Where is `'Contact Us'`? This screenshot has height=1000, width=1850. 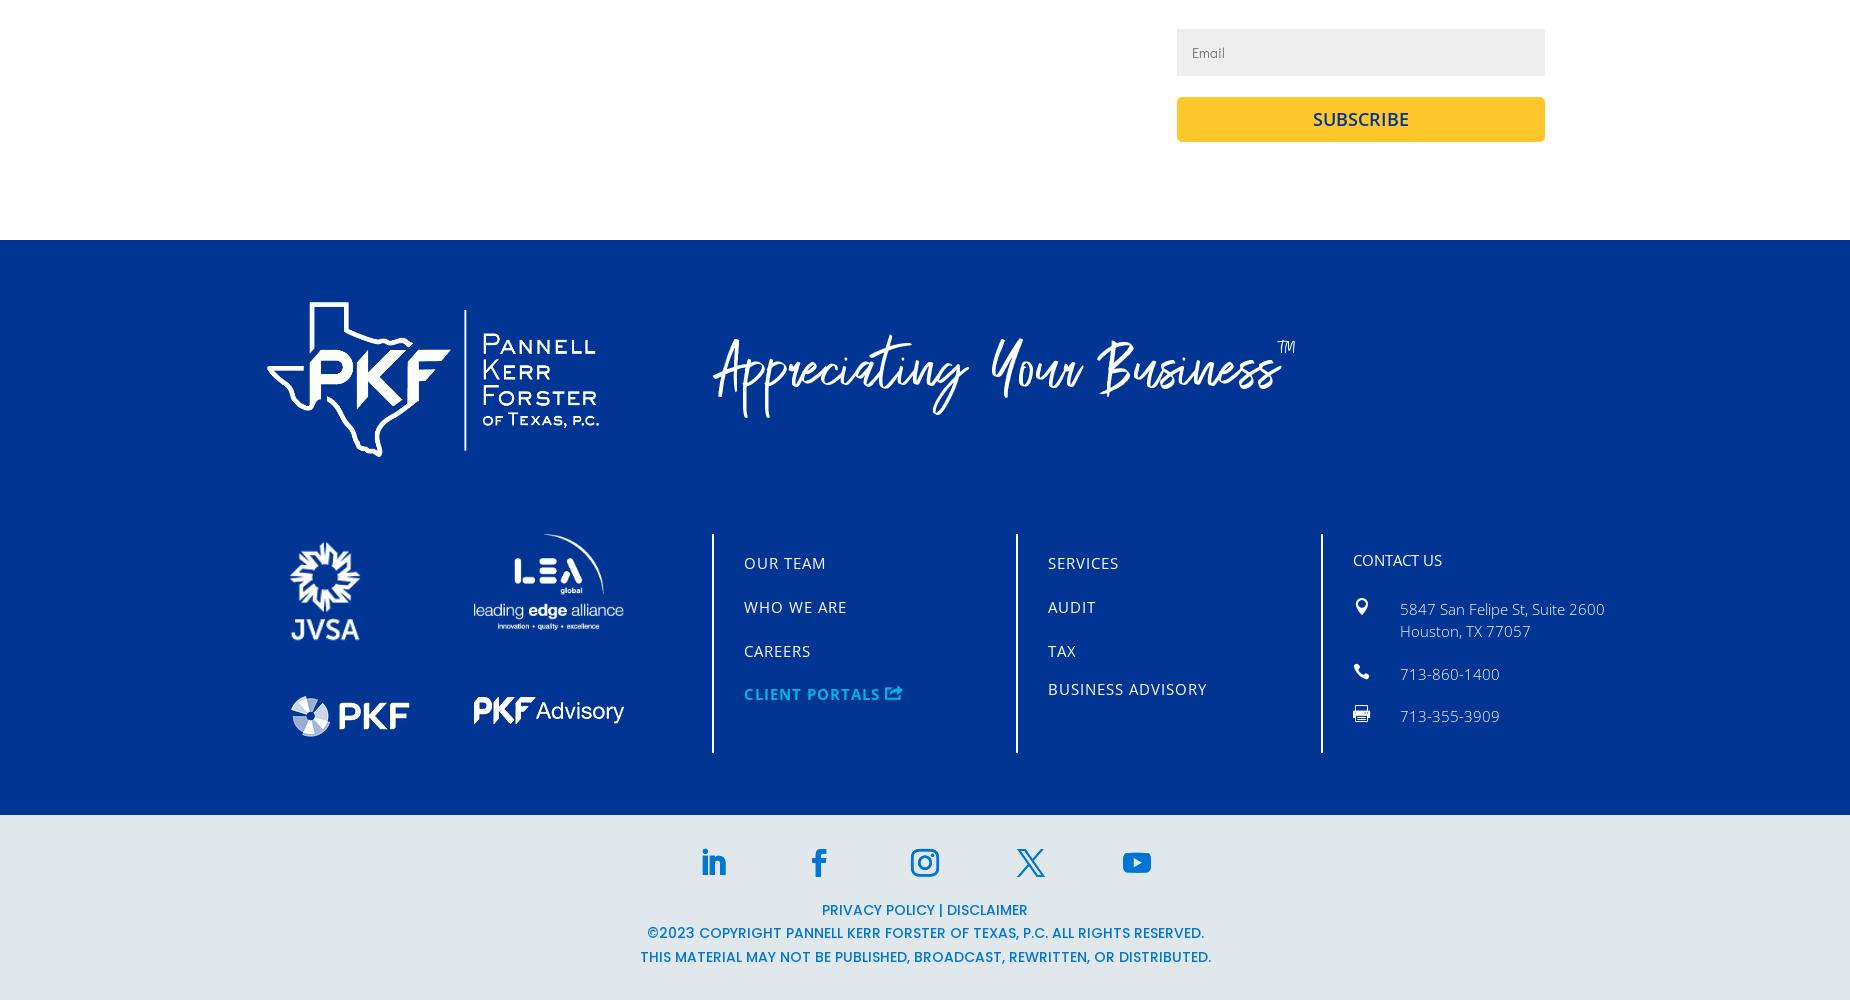
'Contact Us' is located at coordinates (1350, 559).